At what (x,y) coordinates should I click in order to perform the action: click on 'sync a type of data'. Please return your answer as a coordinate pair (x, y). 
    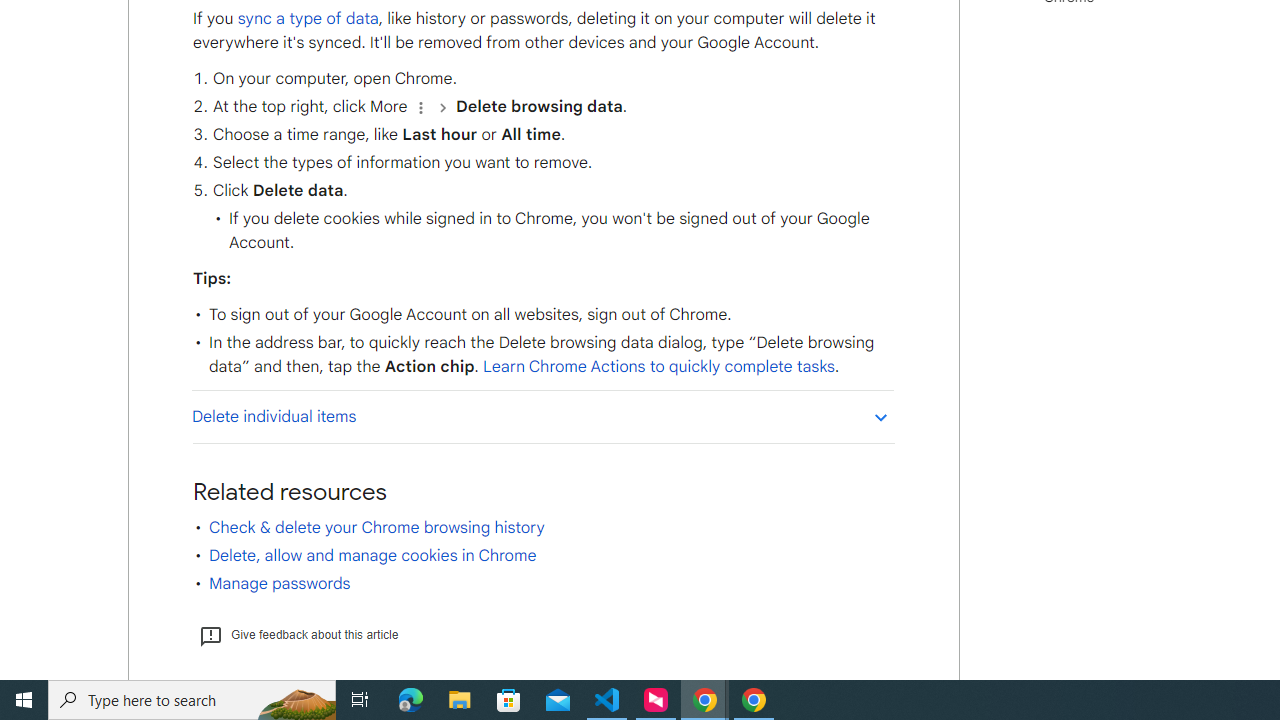
    Looking at the image, I should click on (306, 18).